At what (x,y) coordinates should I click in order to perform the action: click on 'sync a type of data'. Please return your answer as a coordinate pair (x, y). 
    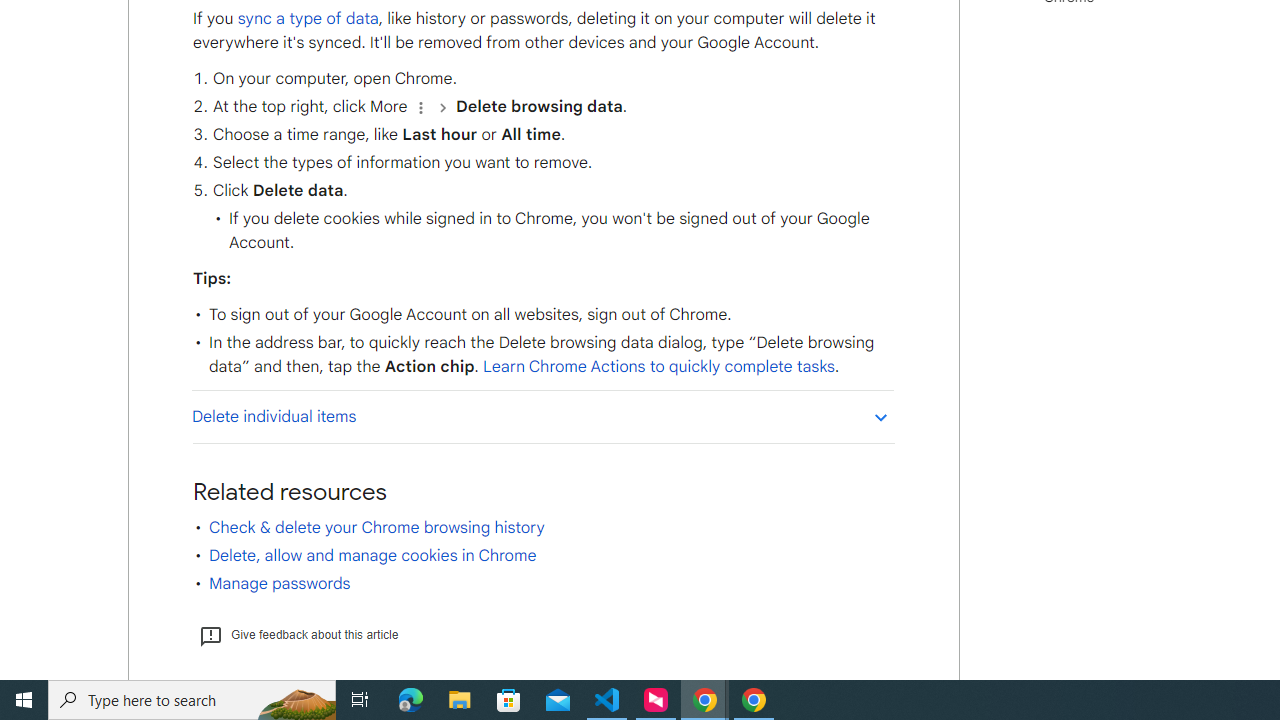
    Looking at the image, I should click on (306, 18).